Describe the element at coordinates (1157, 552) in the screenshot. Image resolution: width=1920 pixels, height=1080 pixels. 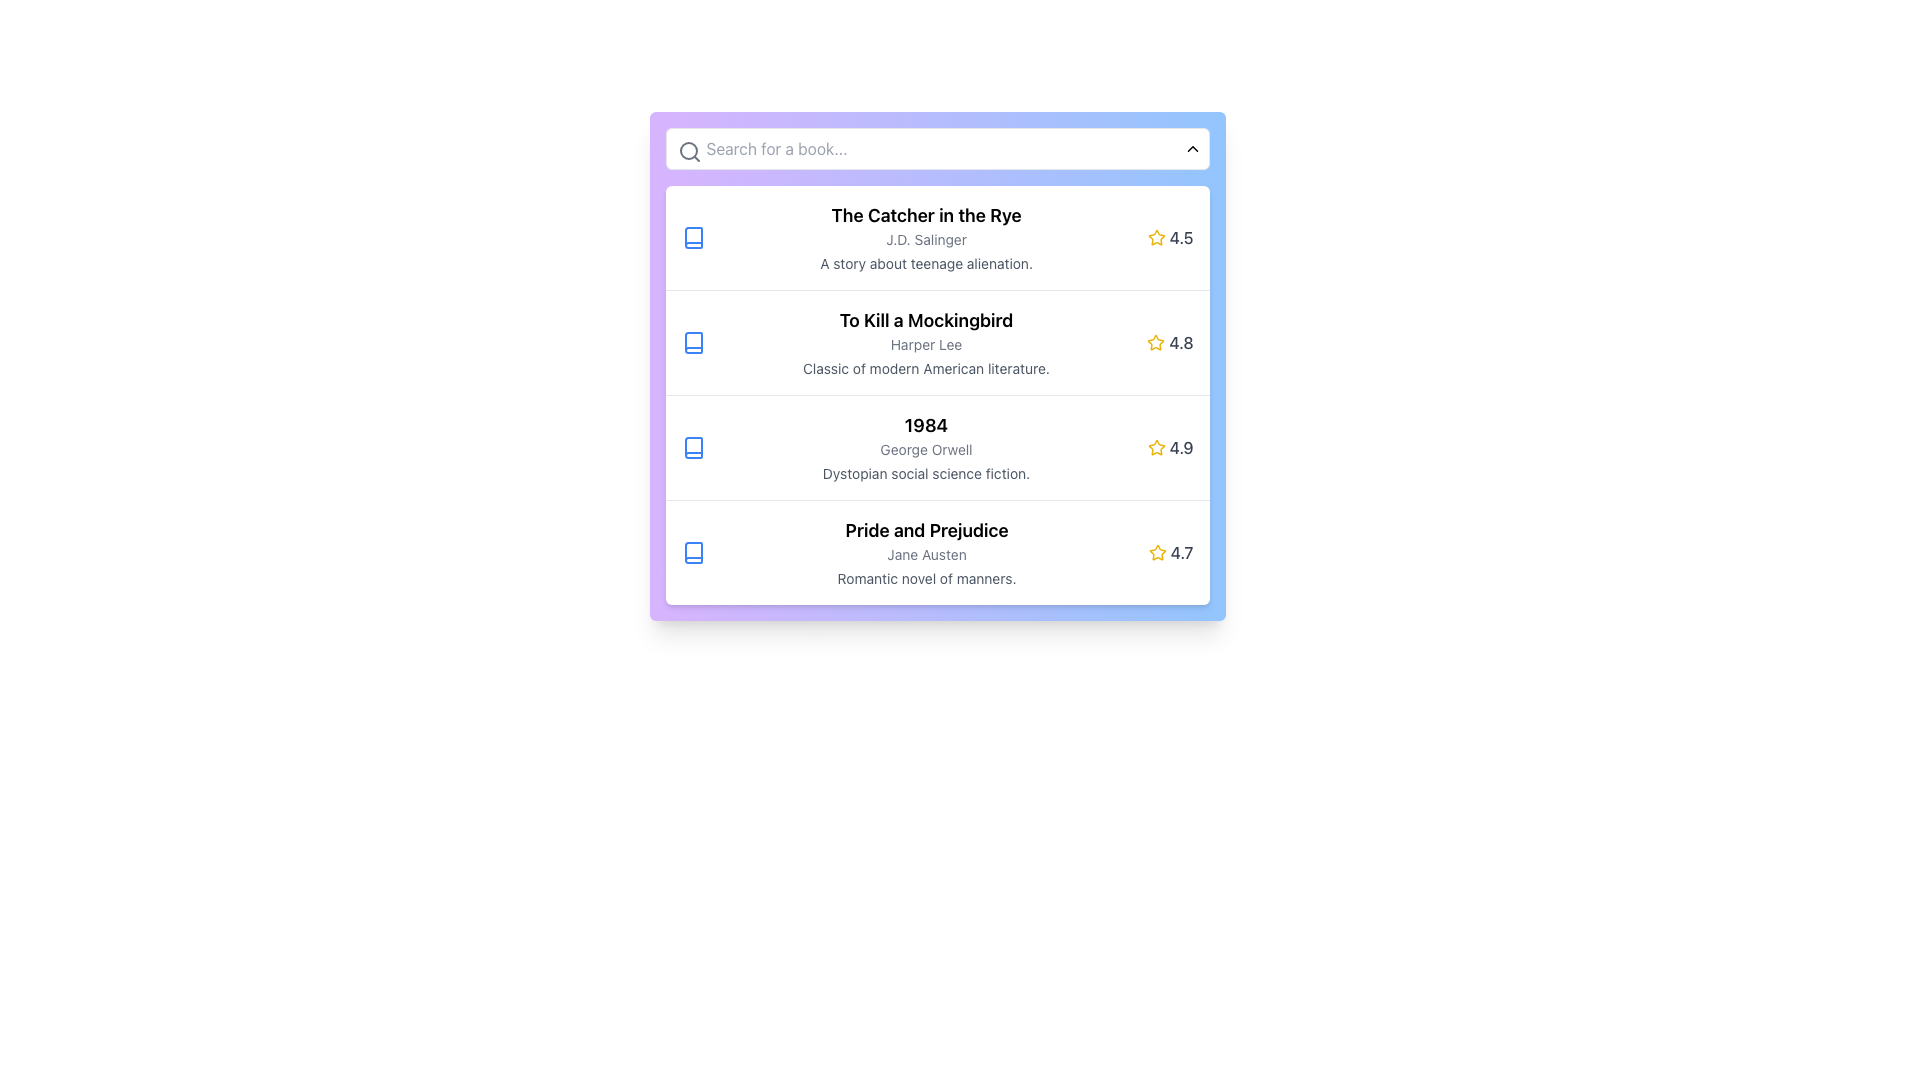
I see `the yellow star icon with a hollow interior, outlined in a bold stroke, located next to the score text '4.7'` at that location.